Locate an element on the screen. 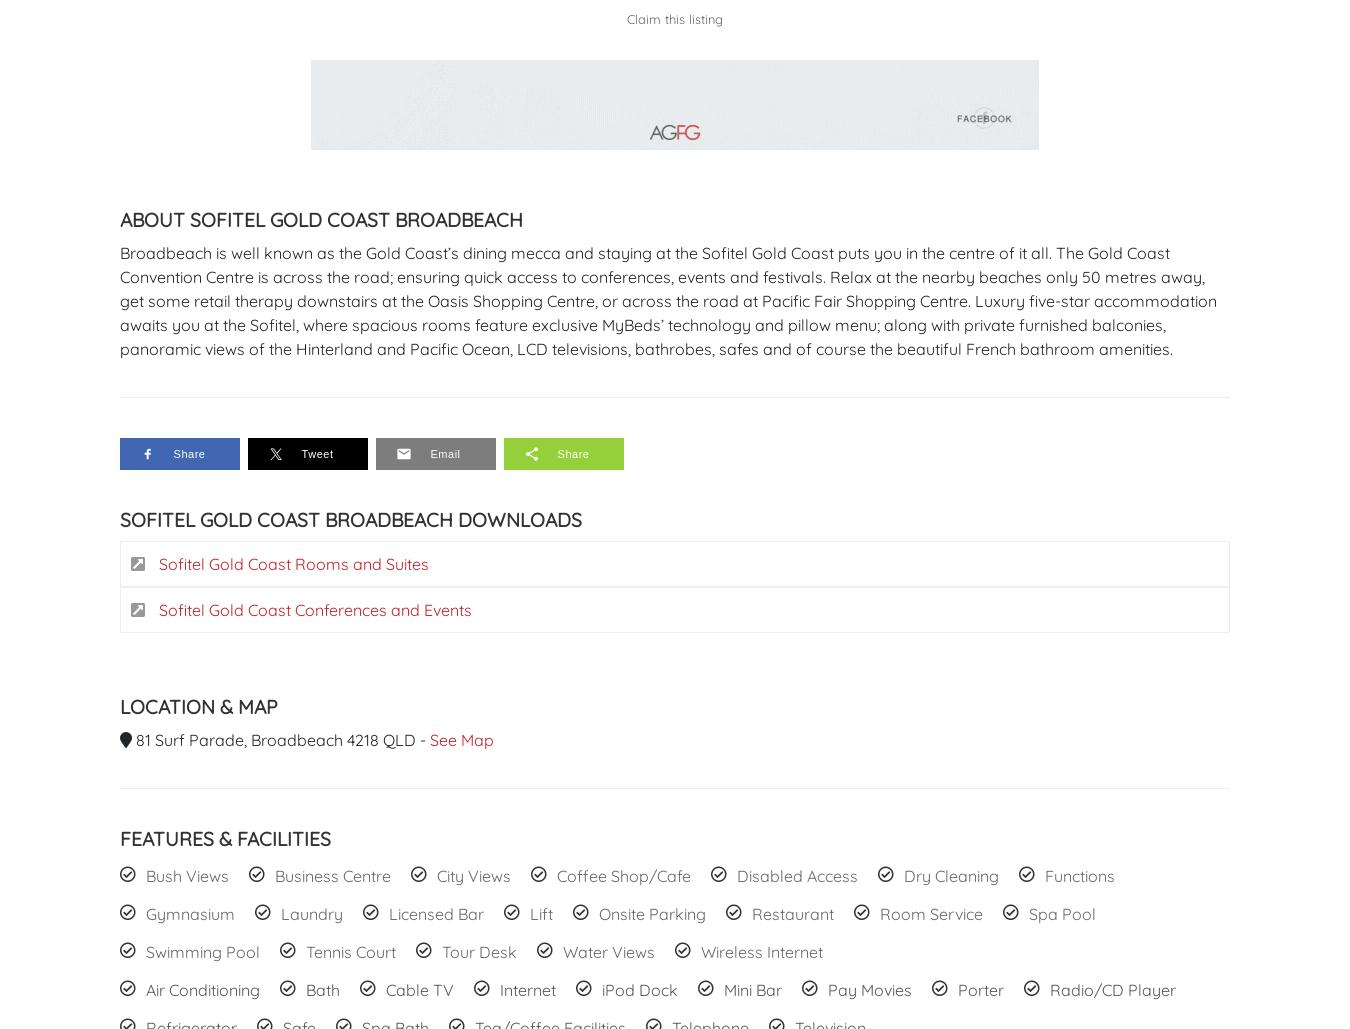  'Claim this listing' is located at coordinates (626, 19).